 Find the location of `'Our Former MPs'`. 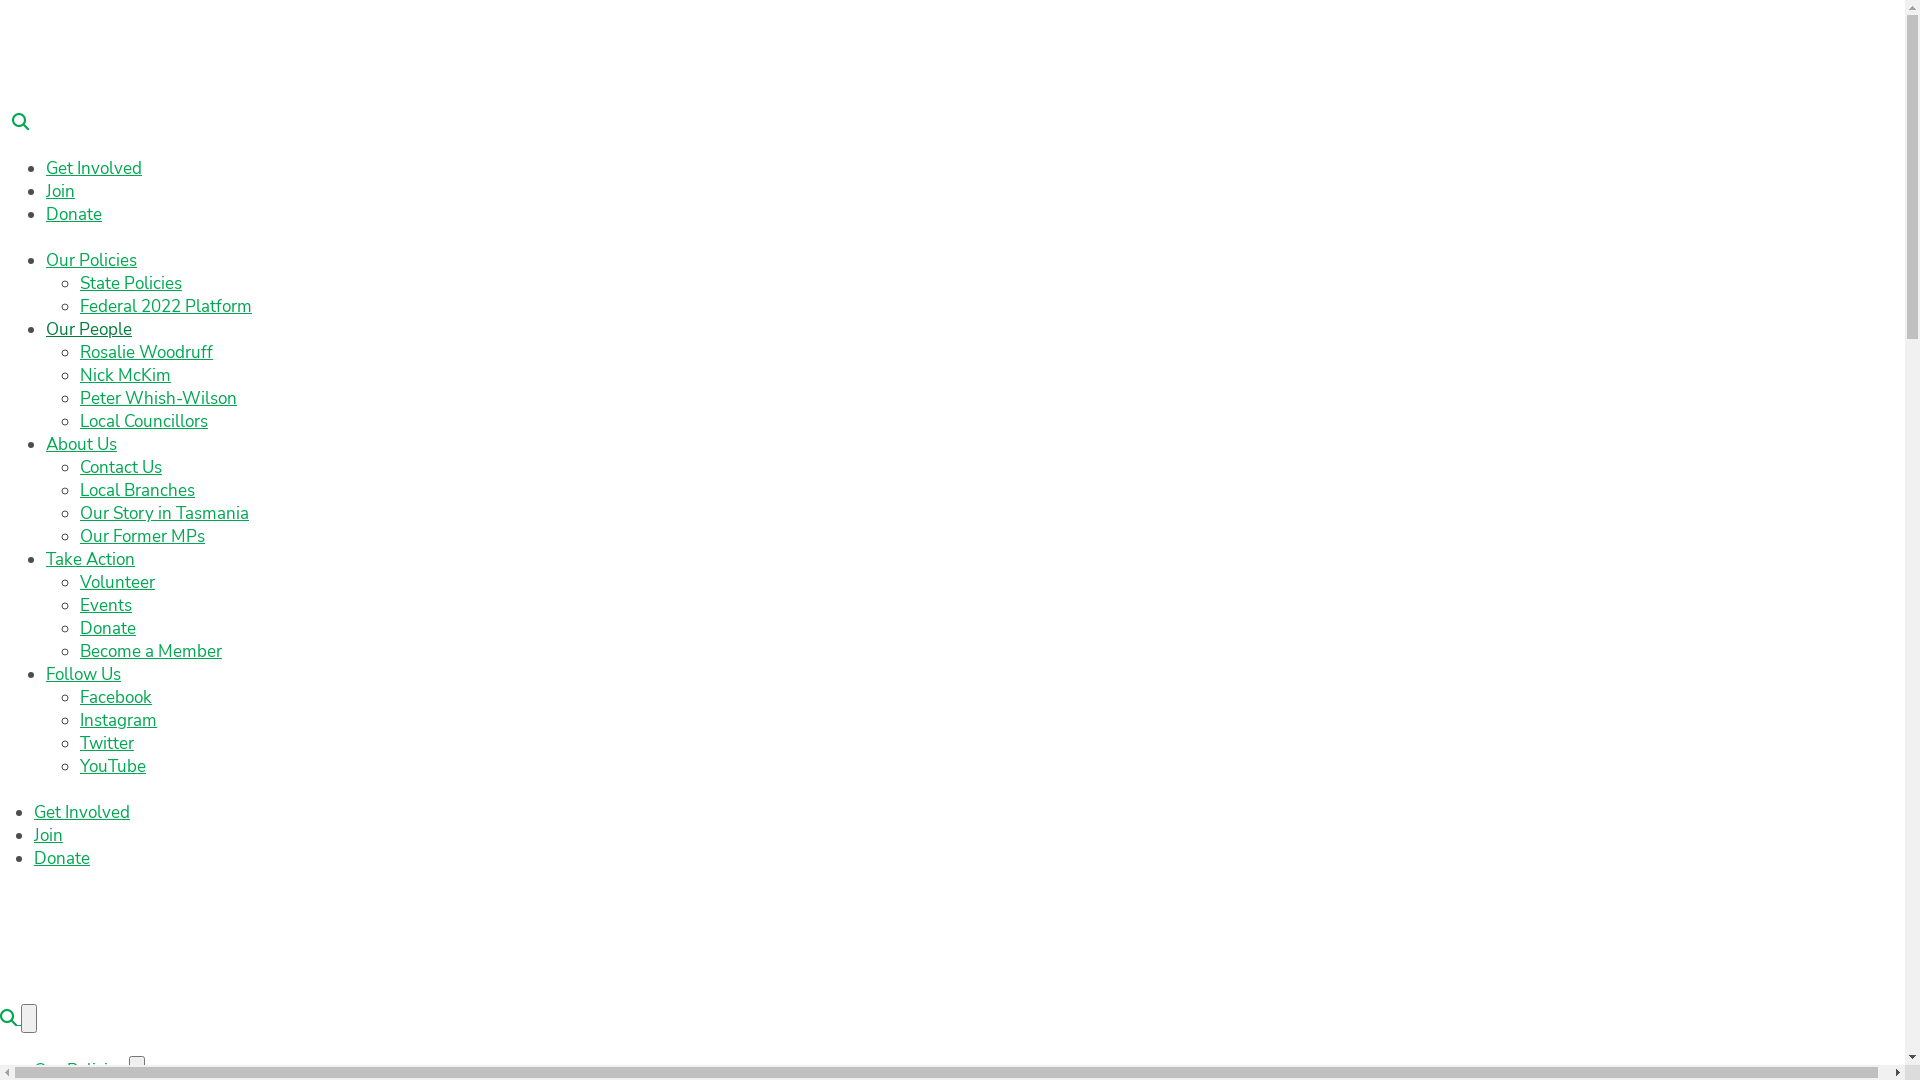

'Our Former MPs' is located at coordinates (141, 535).